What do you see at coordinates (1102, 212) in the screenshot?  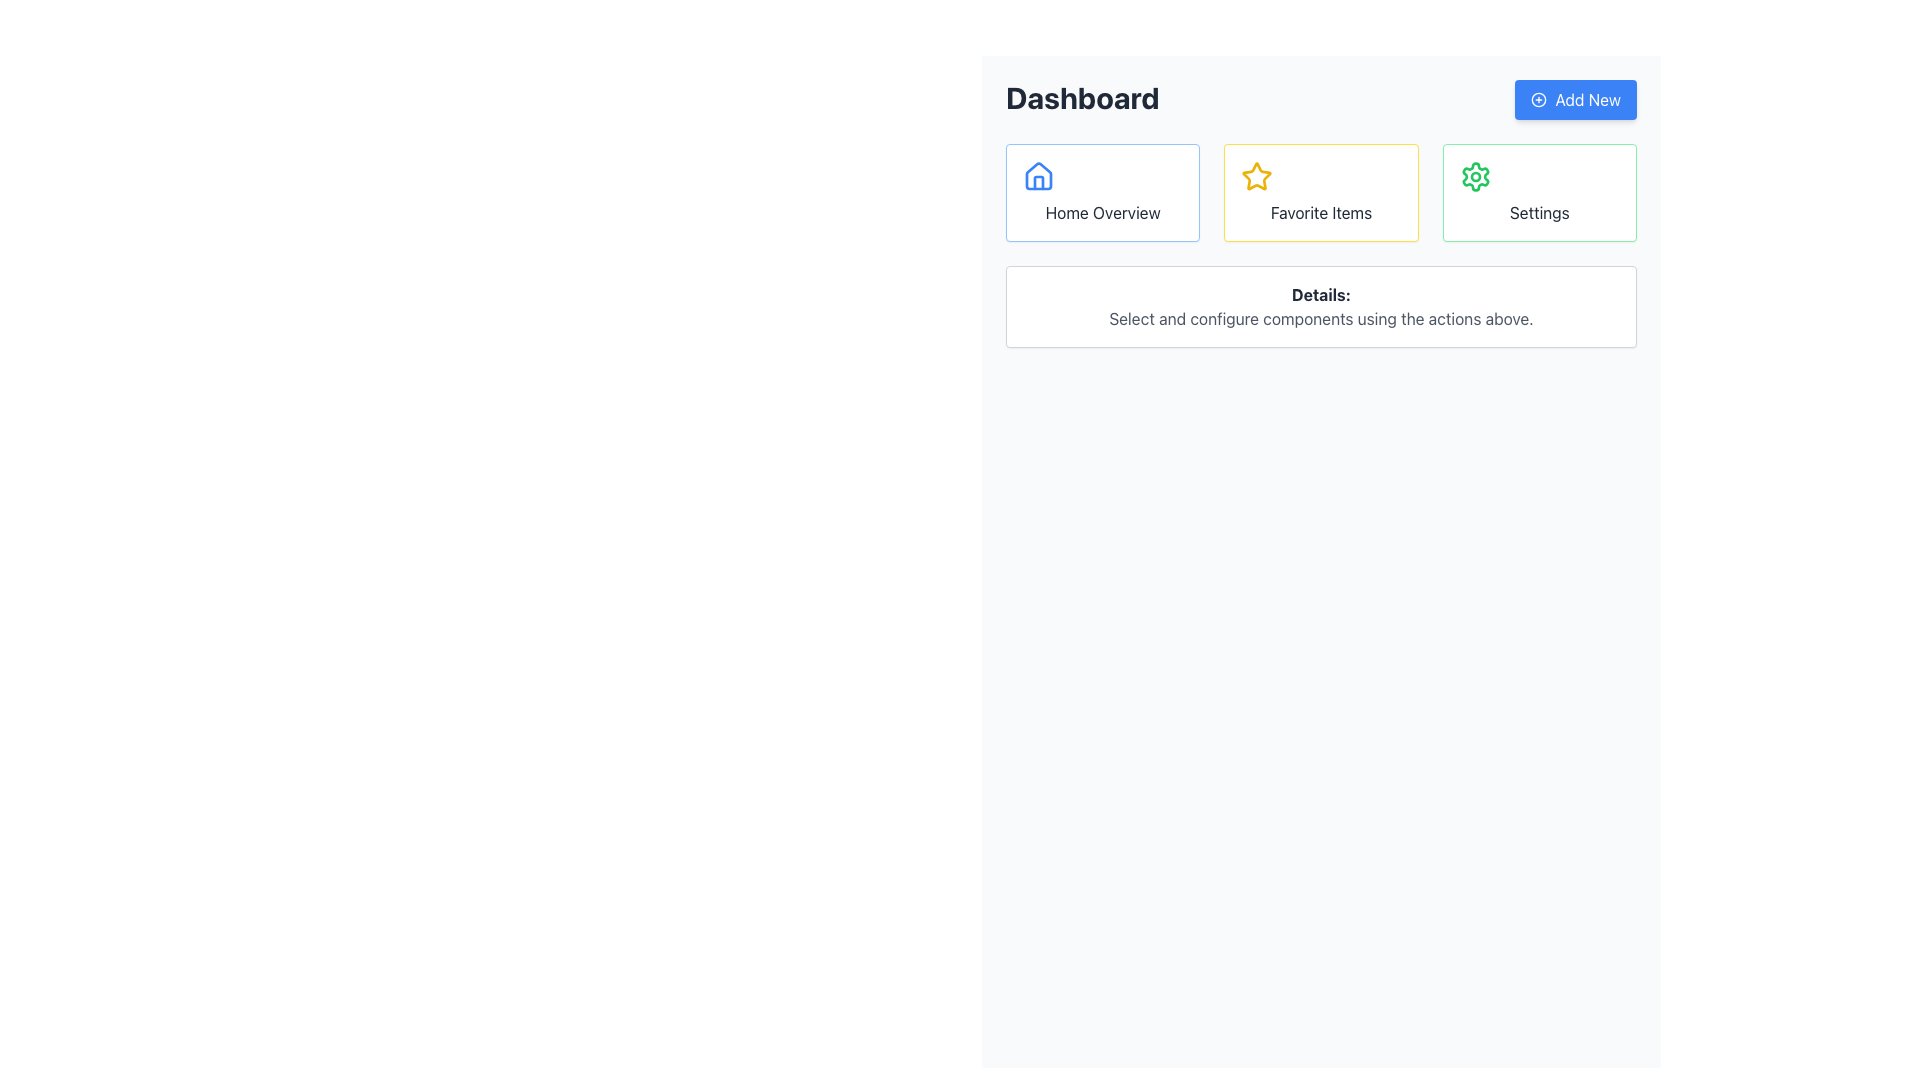 I see `the descriptive text label located at the bottom of the leftmost card in the horizontal list under the 'Dashboard' heading` at bounding box center [1102, 212].